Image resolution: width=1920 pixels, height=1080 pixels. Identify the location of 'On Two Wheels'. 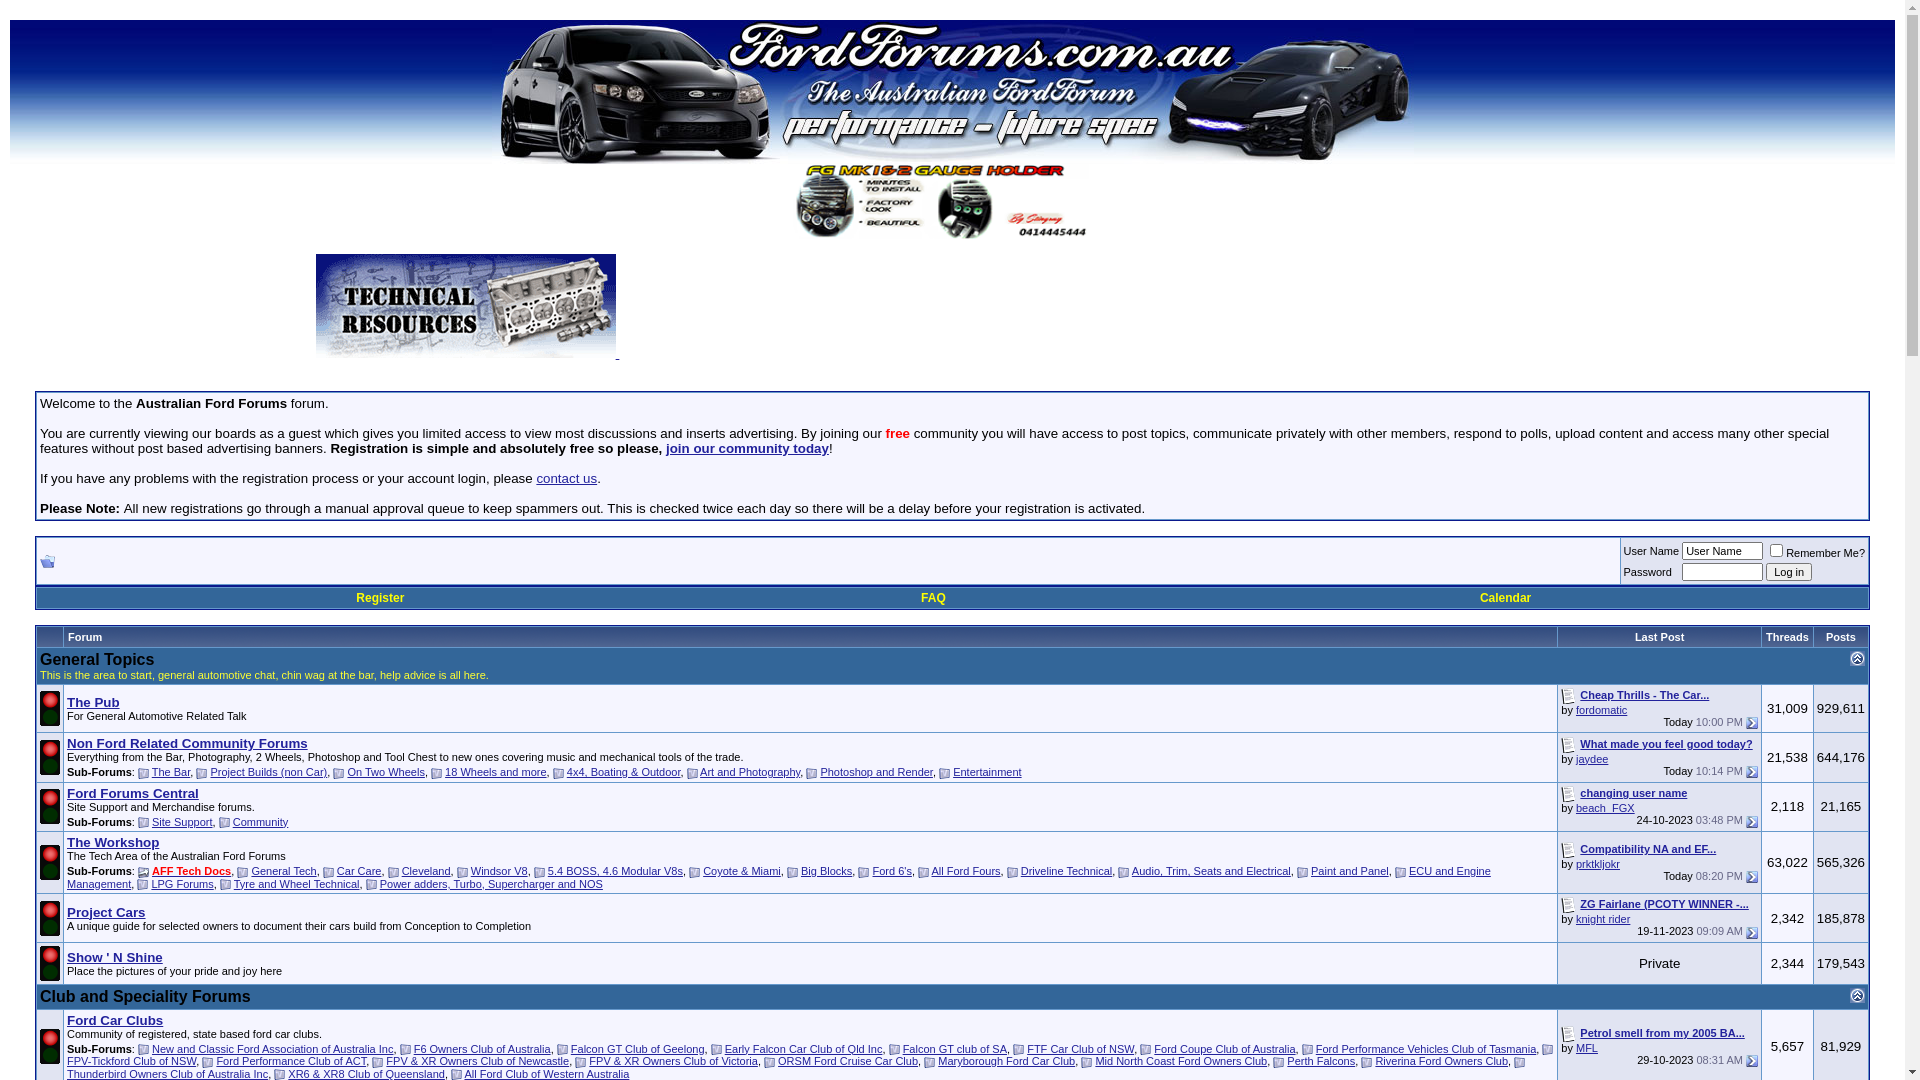
(385, 770).